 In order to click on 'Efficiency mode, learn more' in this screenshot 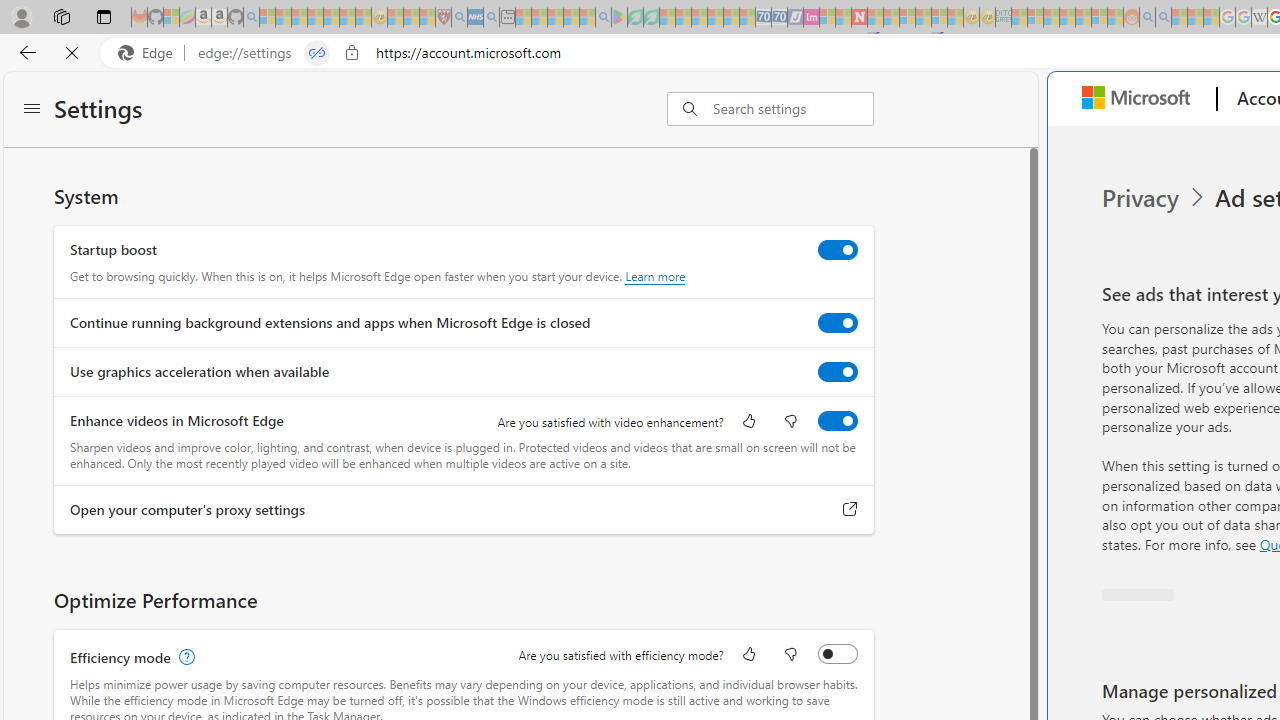, I will do `click(184, 657)`.